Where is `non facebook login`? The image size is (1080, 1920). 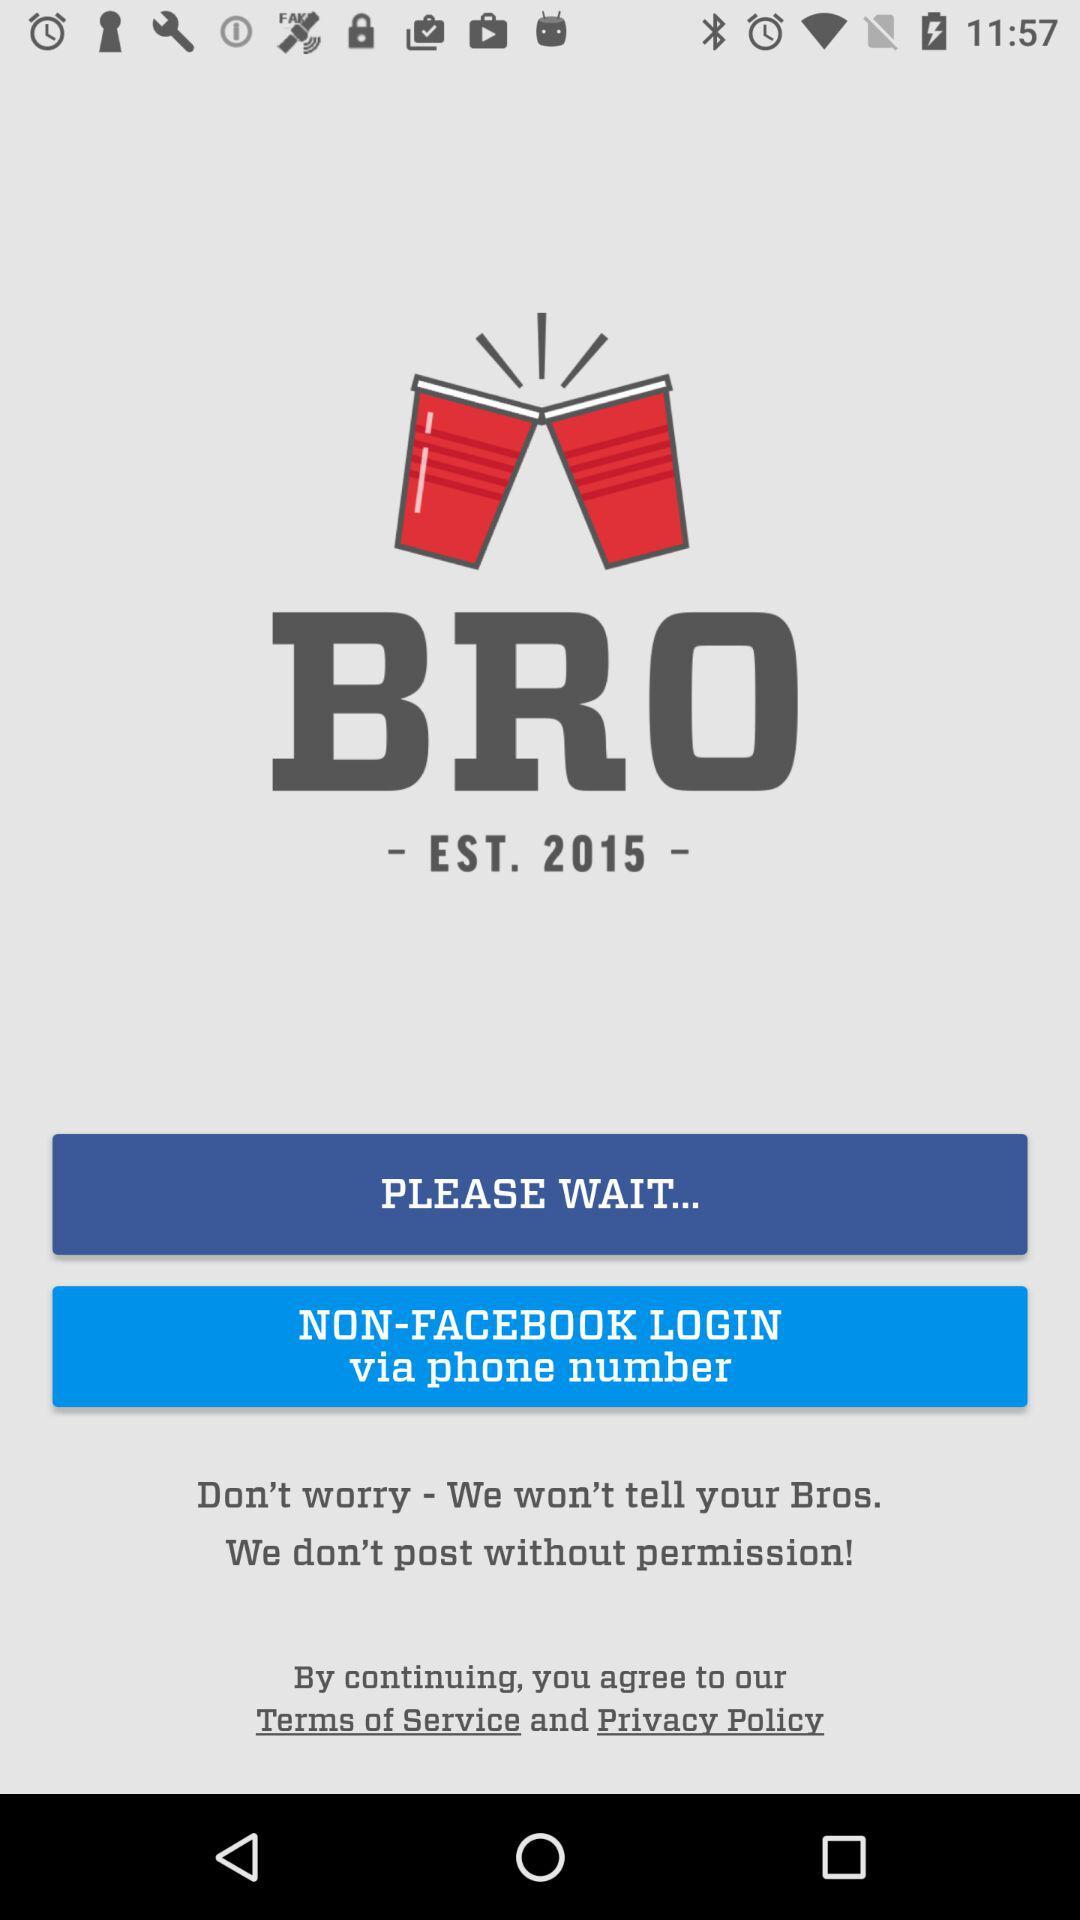
non facebook login is located at coordinates (540, 1346).